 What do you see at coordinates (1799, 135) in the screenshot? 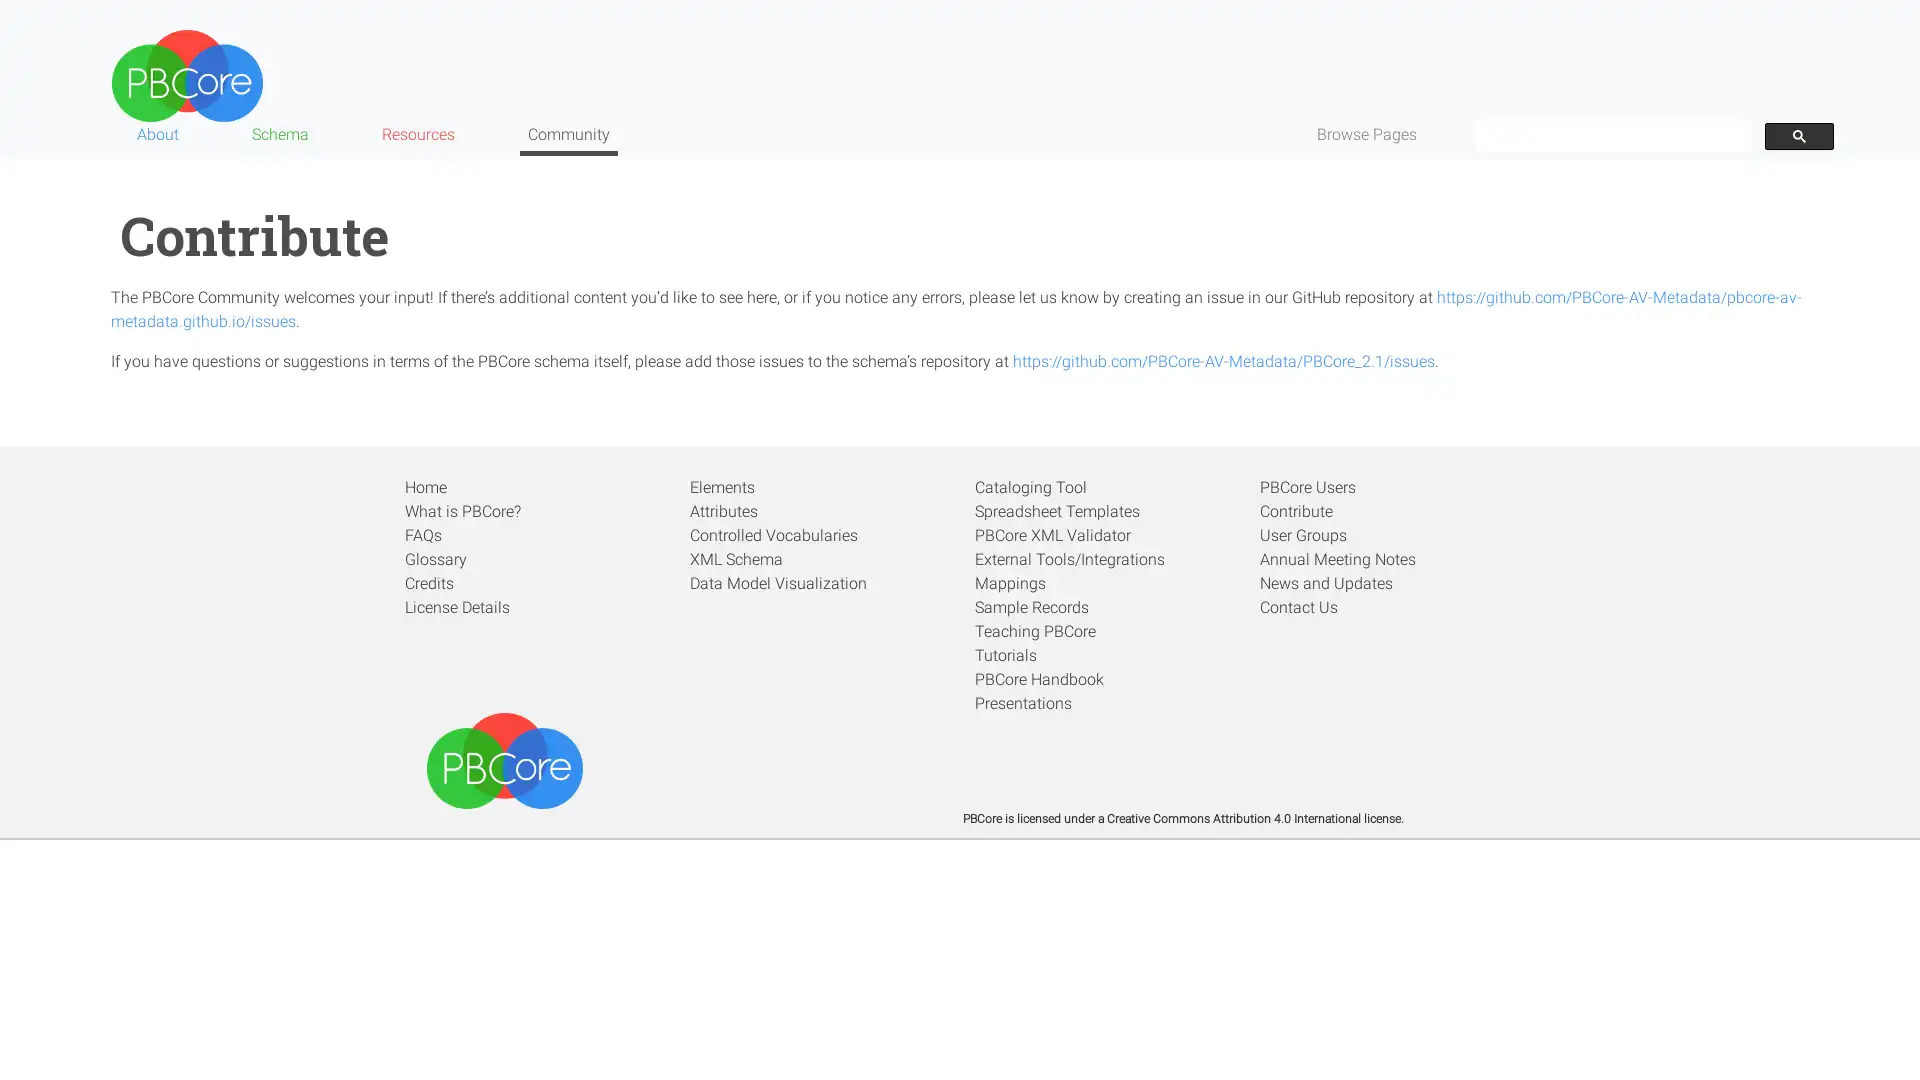
I see `search` at bounding box center [1799, 135].